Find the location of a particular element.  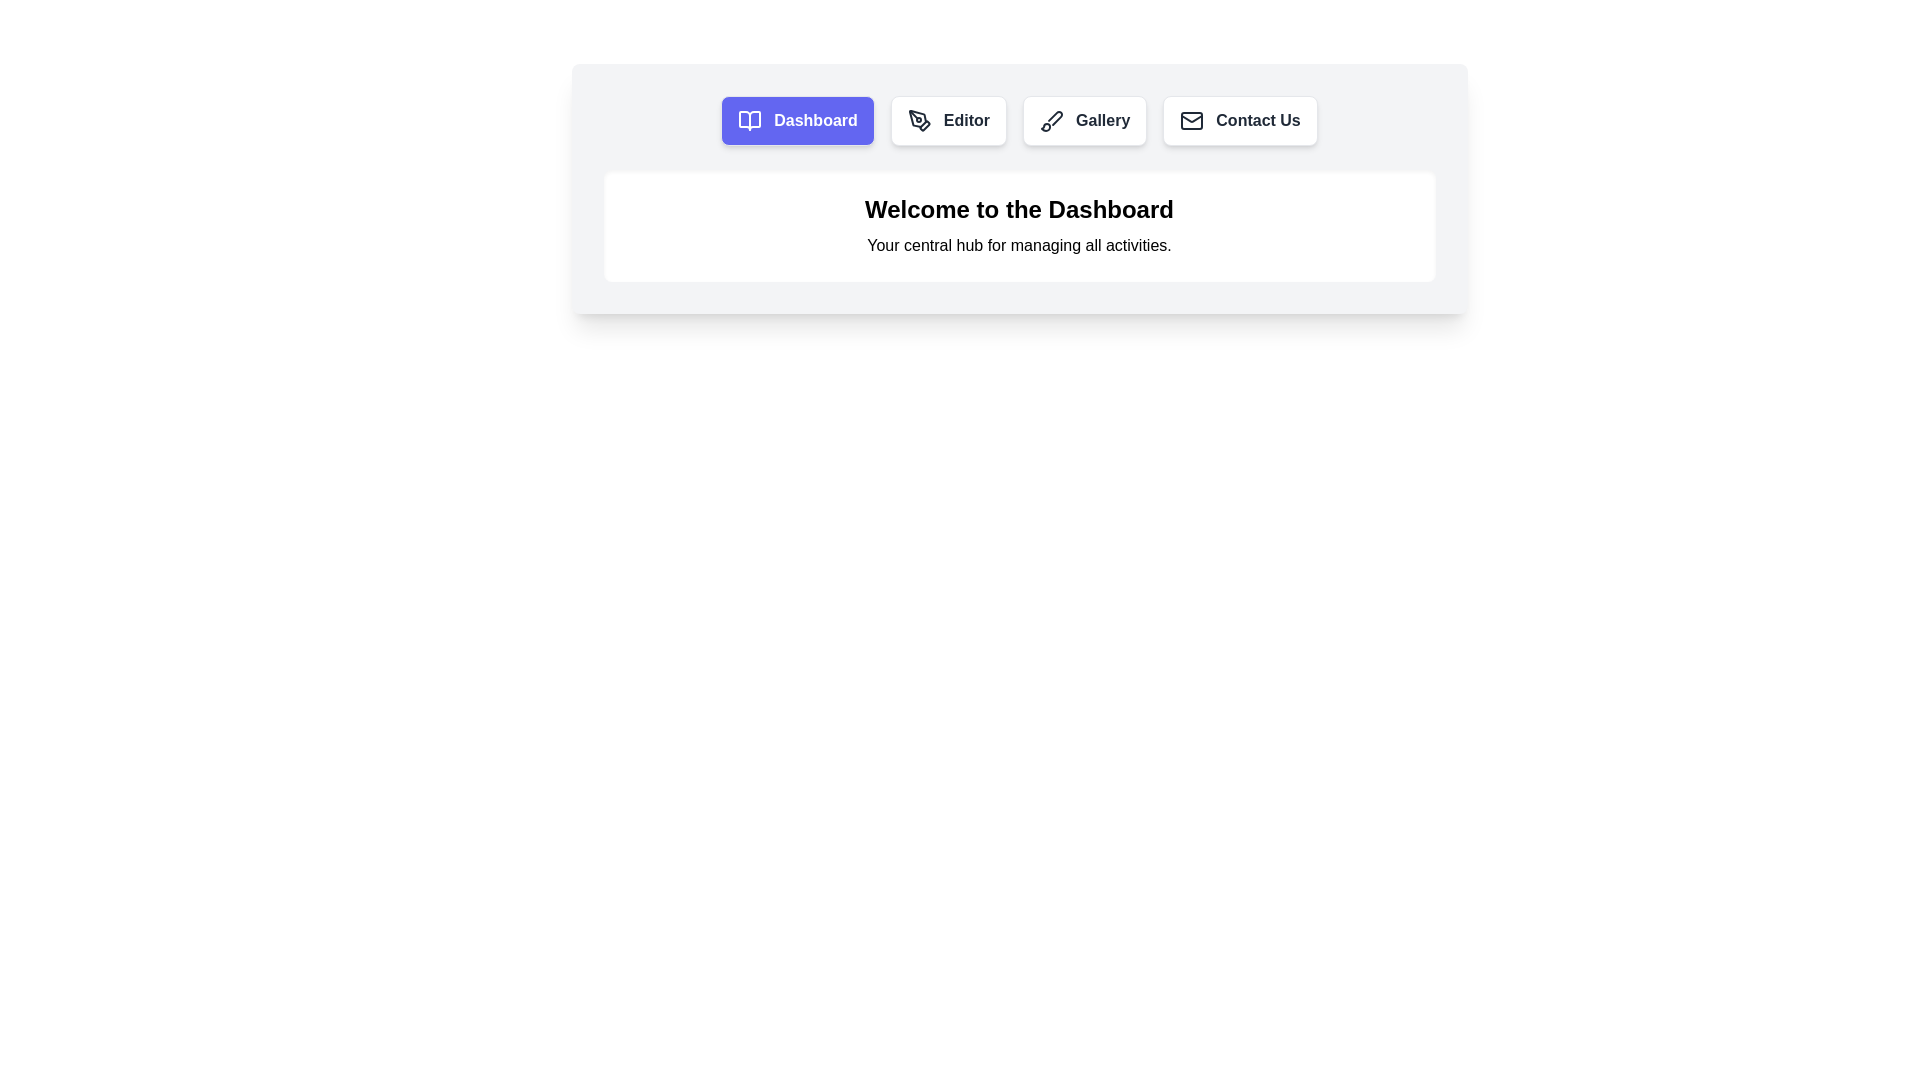

the heading text 'Welcome to the Dashboard' which is displayed prominently in bold, large, black font, located within a rounded rectangle near the top of the interface is located at coordinates (1019, 225).